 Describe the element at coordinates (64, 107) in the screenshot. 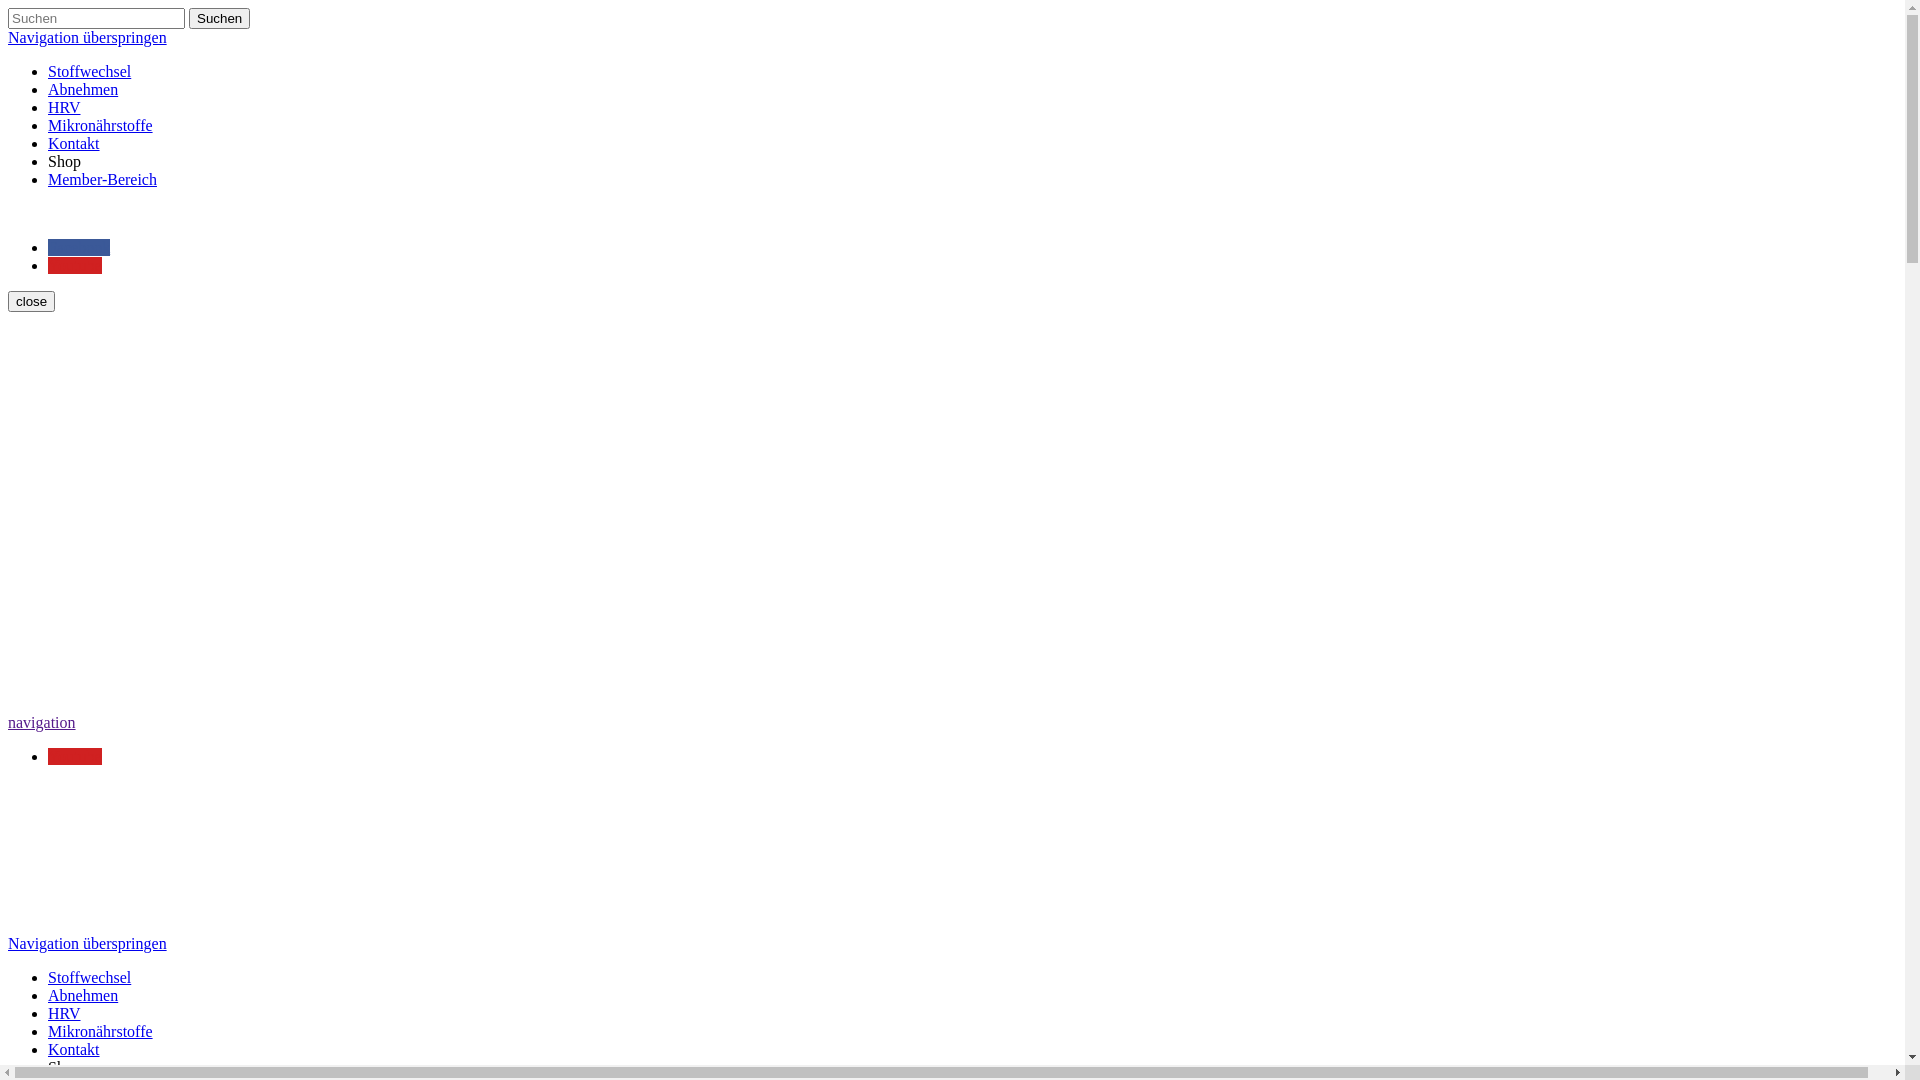

I see `'HRV'` at that location.